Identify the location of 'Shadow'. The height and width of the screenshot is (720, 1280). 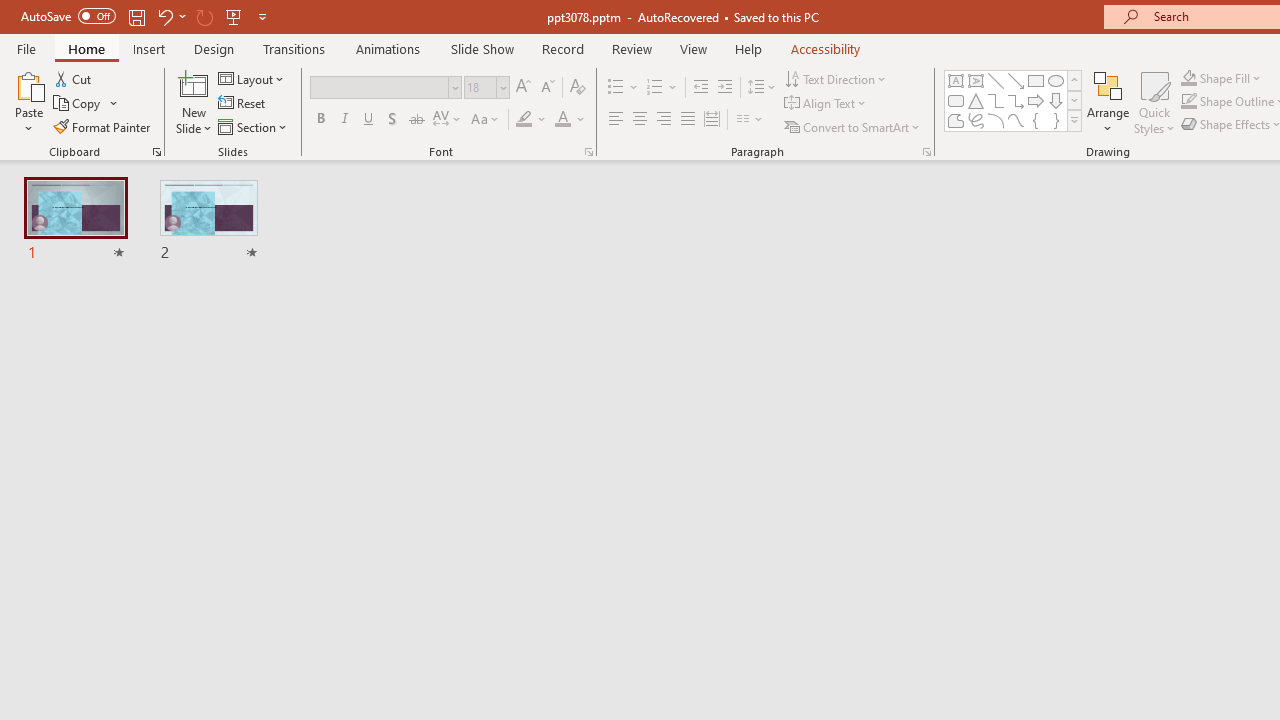
(392, 119).